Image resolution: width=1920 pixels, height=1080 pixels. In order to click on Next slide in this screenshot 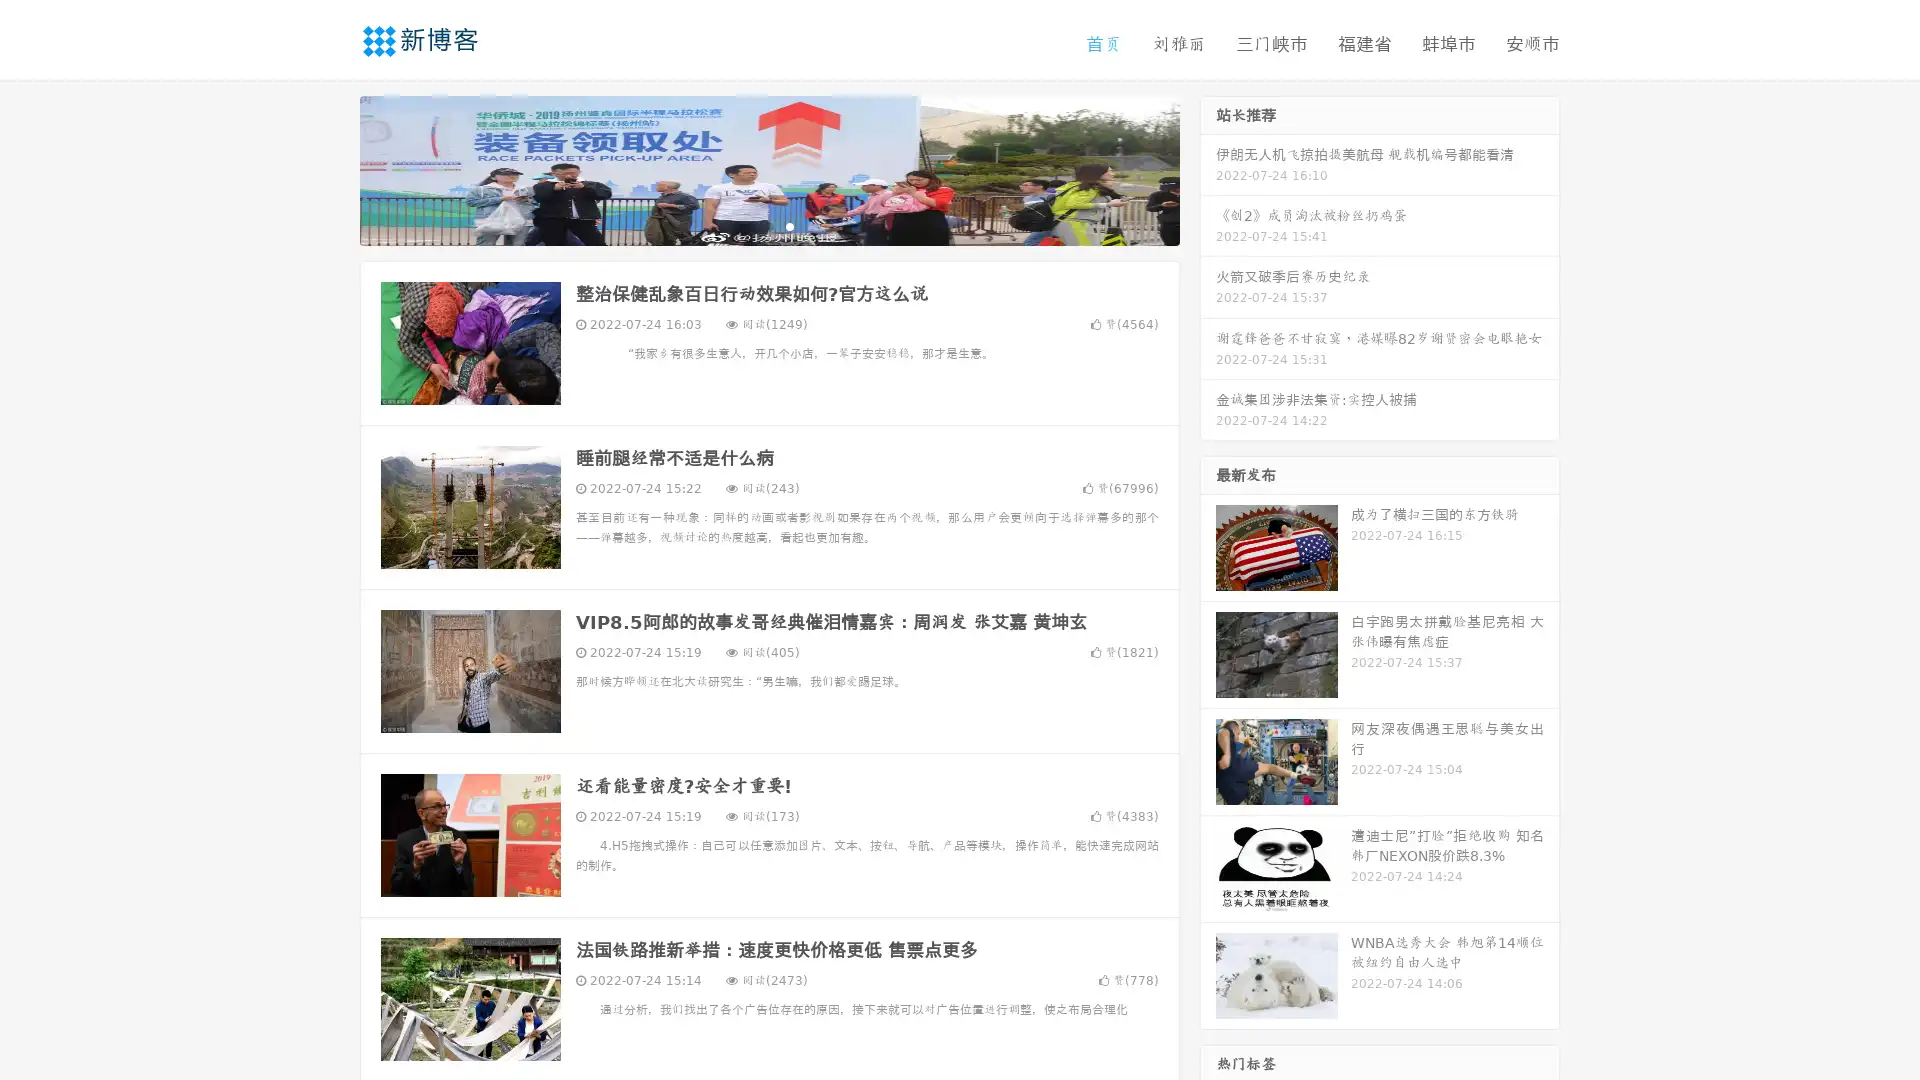, I will do `click(1208, 168)`.